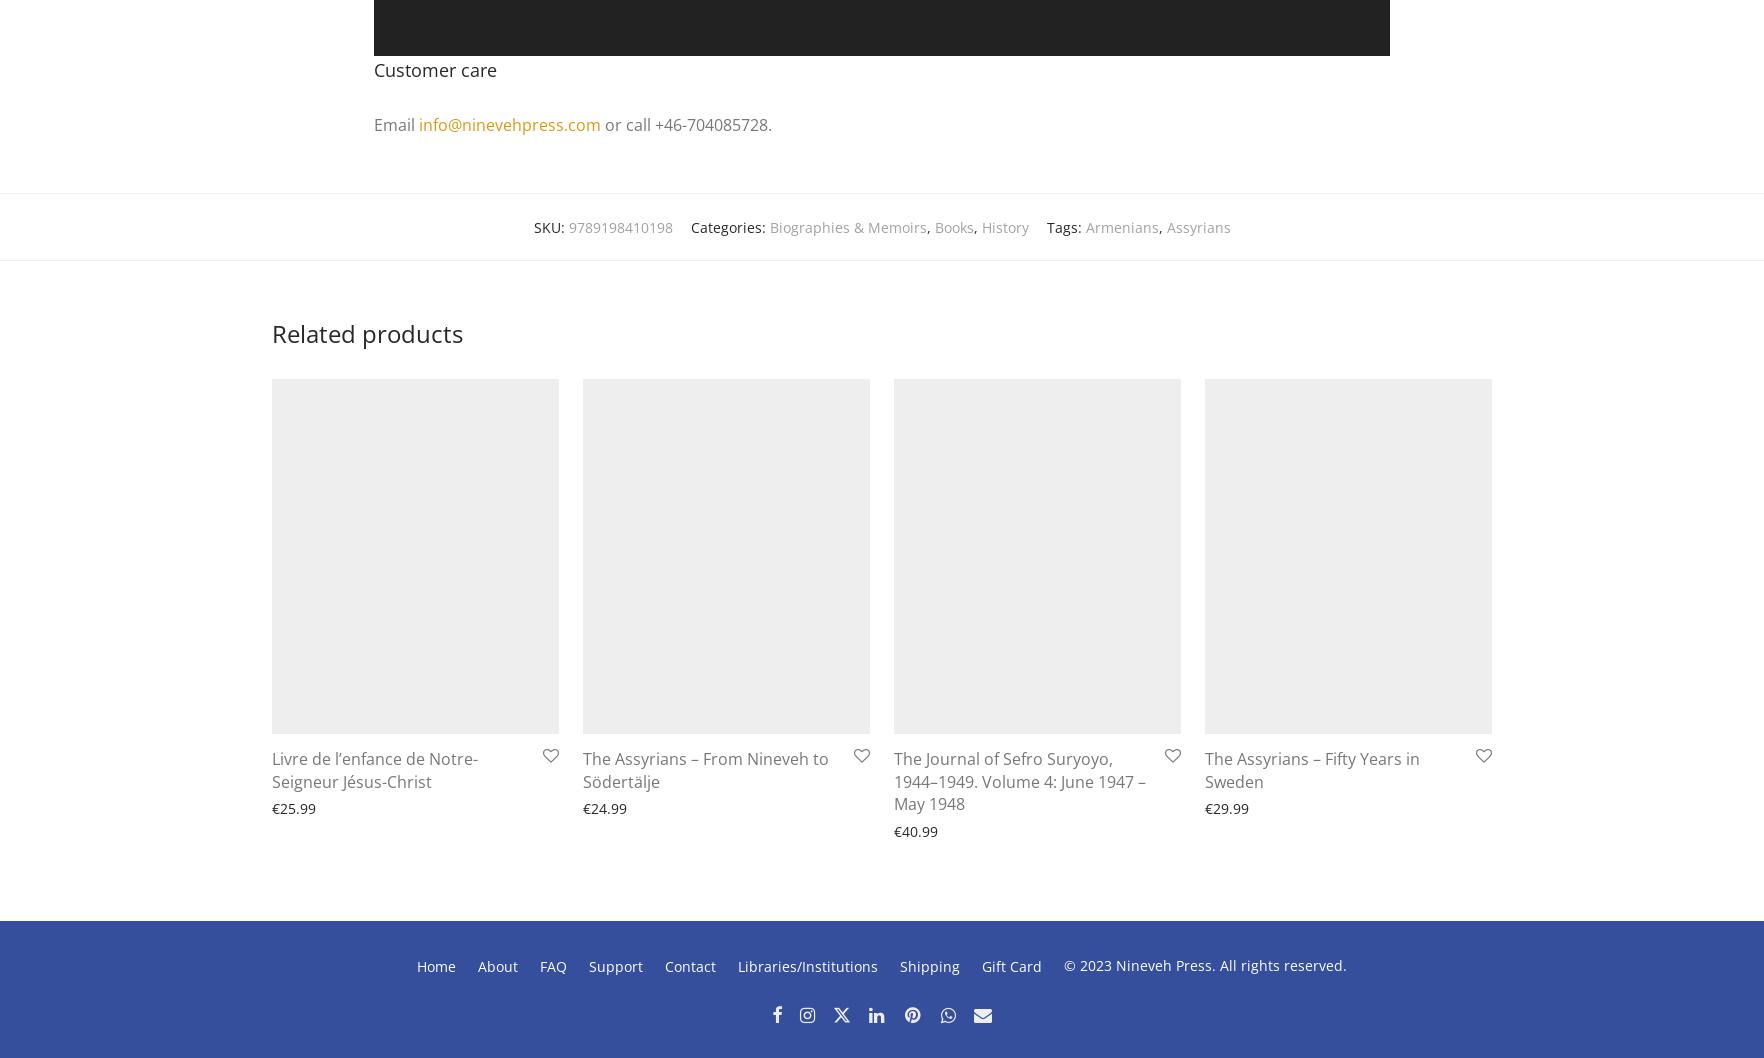  What do you see at coordinates (553, 965) in the screenshot?
I see `'FAQ'` at bounding box center [553, 965].